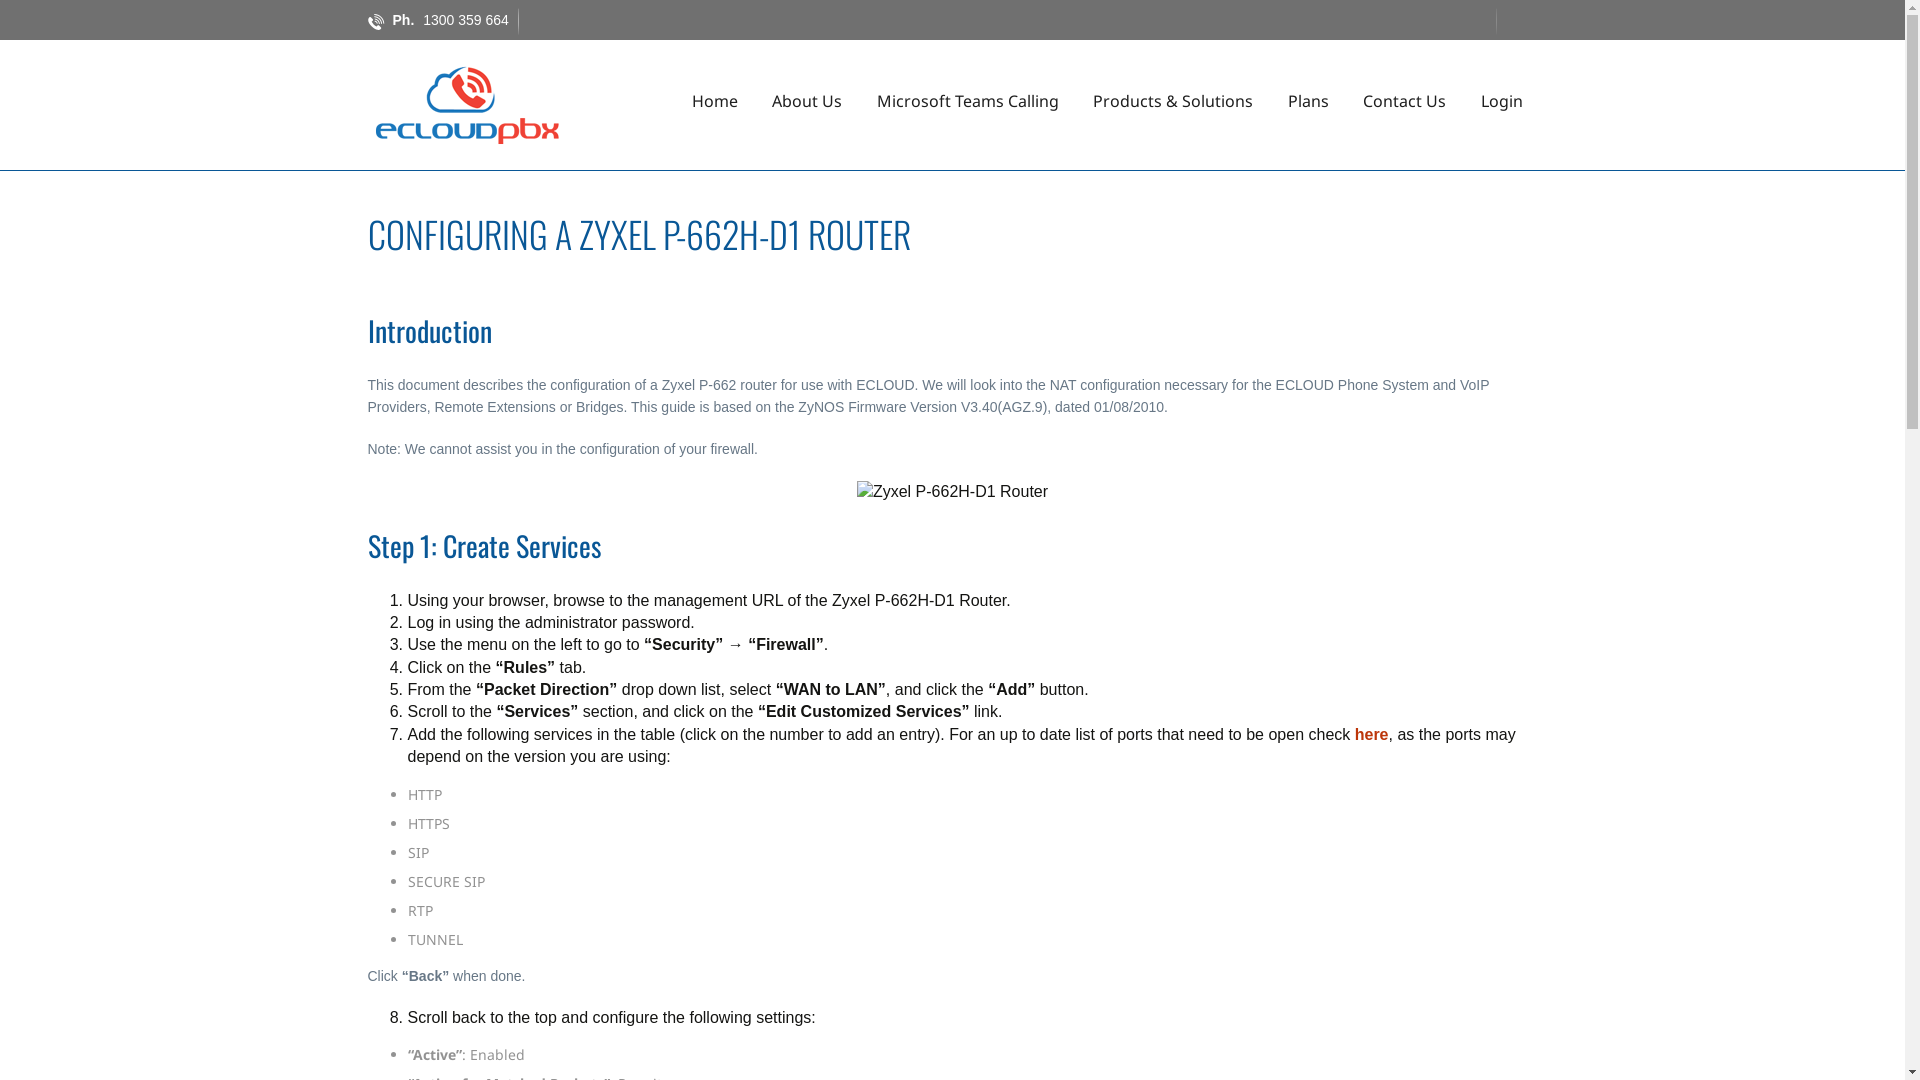 The width and height of the screenshot is (1920, 1080). I want to click on 'Zyxel P-662H-D1 Router', so click(857, 492).